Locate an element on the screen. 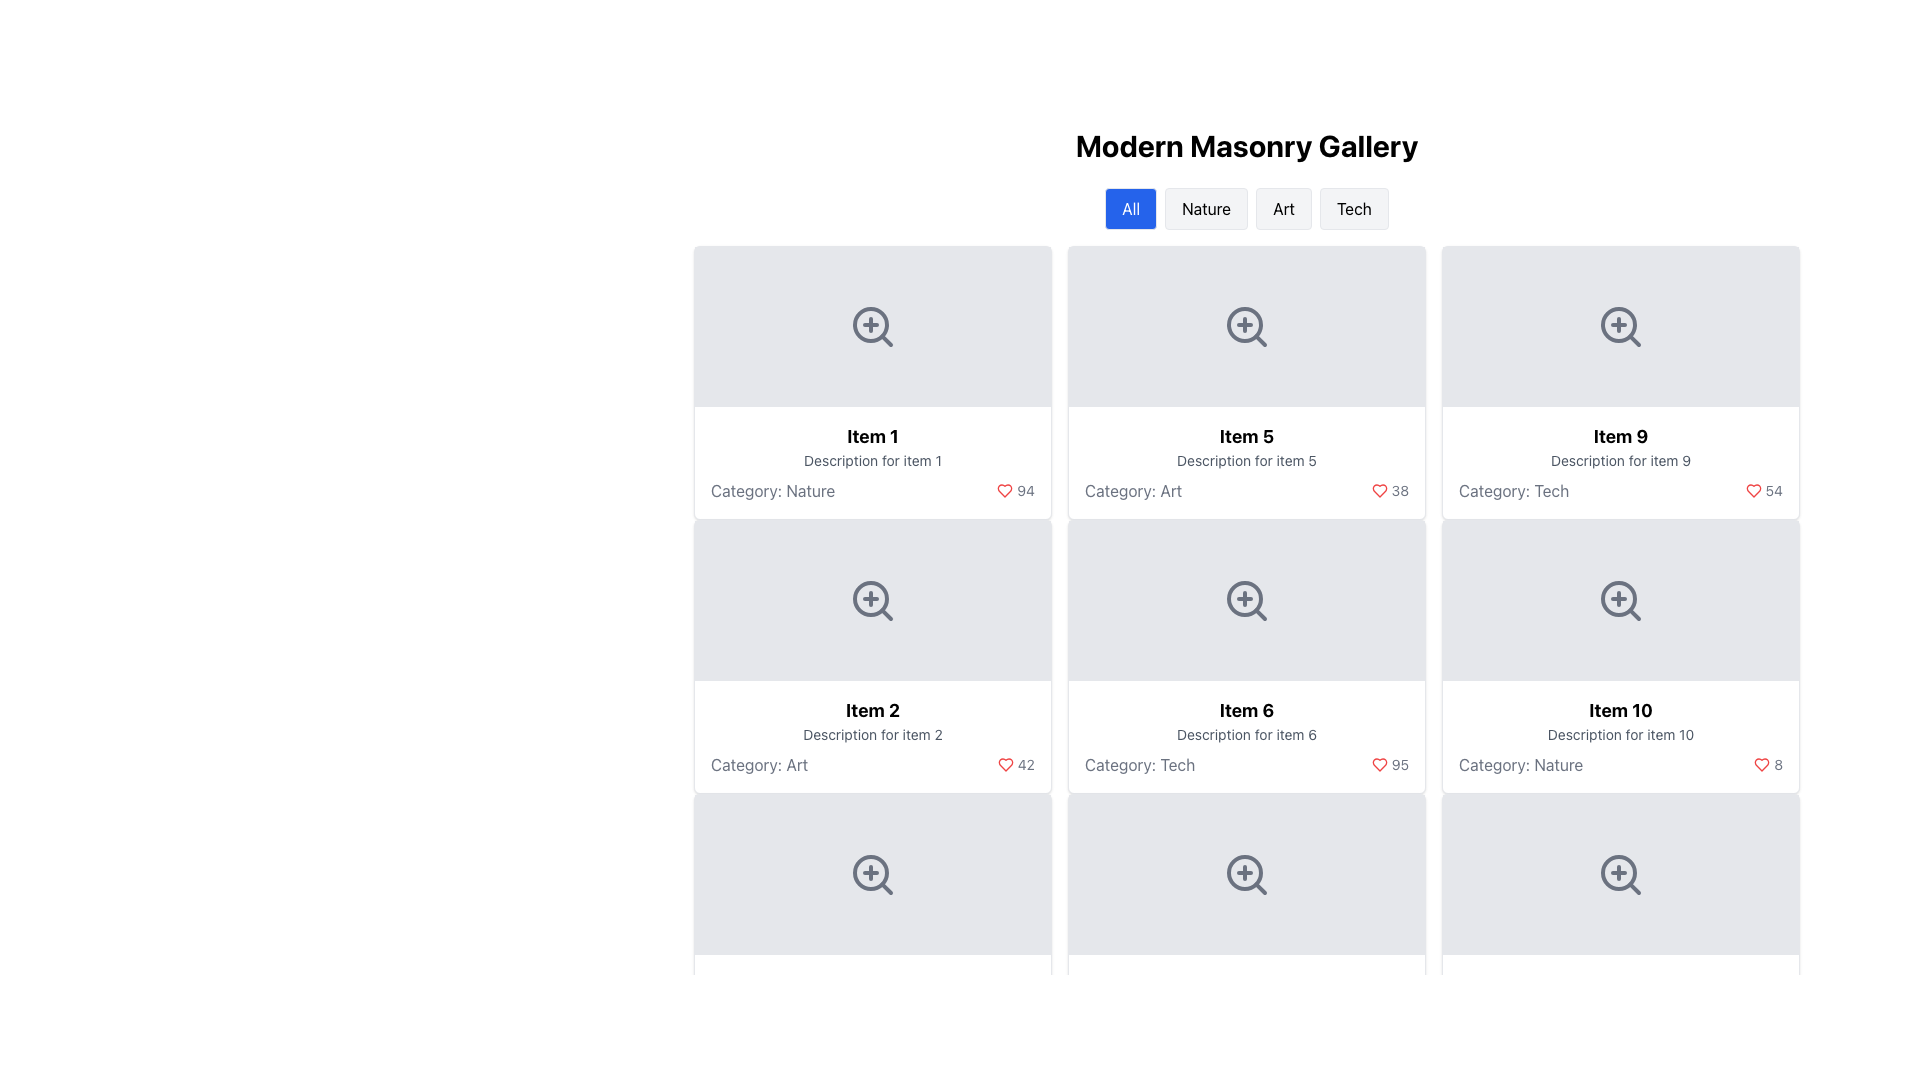  header text element located in the 6th panel of the grid, which serves as the title for its corresponding panel is located at coordinates (1246, 709).